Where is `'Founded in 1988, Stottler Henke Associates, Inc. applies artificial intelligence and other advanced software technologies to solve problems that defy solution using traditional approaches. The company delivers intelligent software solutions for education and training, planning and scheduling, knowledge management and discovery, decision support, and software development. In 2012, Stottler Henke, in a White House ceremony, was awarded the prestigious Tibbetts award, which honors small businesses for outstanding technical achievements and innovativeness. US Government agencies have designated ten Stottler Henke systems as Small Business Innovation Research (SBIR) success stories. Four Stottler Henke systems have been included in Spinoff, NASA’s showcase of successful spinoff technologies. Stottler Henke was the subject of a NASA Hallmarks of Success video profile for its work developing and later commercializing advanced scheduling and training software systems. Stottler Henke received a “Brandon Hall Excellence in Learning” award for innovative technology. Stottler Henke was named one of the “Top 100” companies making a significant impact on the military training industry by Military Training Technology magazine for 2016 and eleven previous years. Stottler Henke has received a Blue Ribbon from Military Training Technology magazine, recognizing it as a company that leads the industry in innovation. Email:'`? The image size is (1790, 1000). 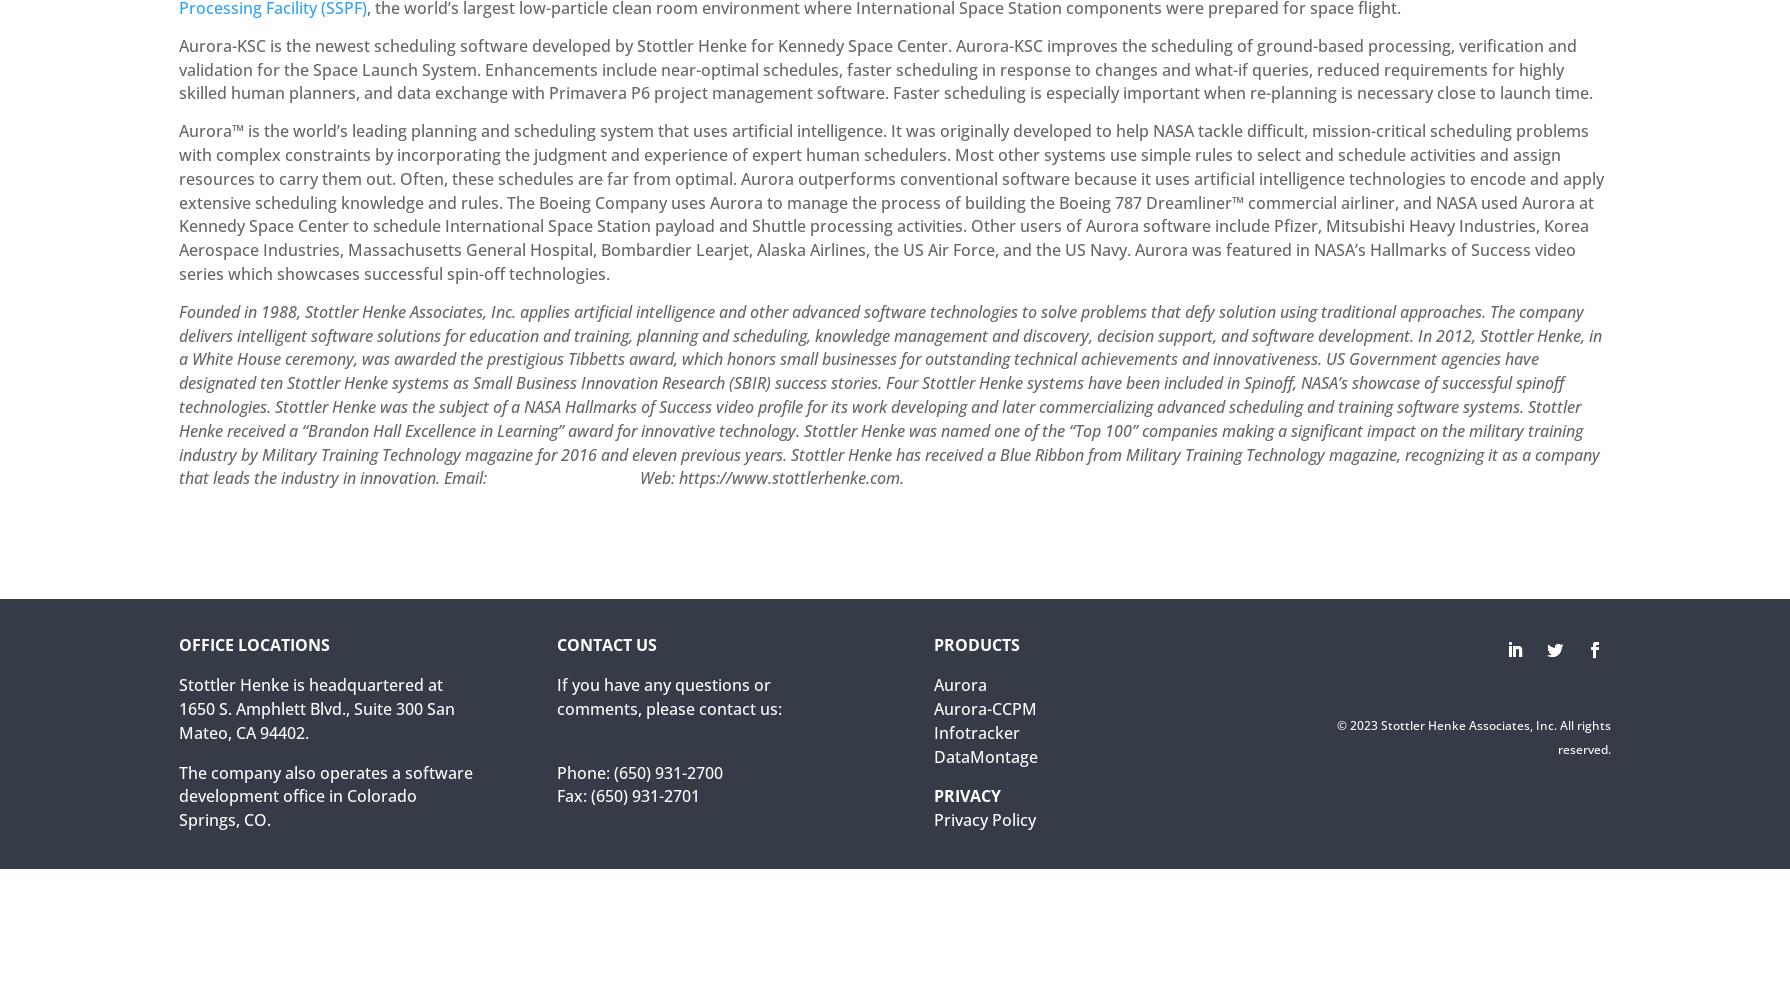
'Founded in 1988, Stottler Henke Associates, Inc. applies artificial intelligence and other advanced software technologies to solve problems that defy solution using traditional approaches. The company delivers intelligent software solutions for education and training, planning and scheduling, knowledge management and discovery, decision support, and software development. In 2012, Stottler Henke, in a White House ceremony, was awarded the prestigious Tibbetts award, which honors small businesses for outstanding technical achievements and innovativeness. US Government agencies have designated ten Stottler Henke systems as Small Business Innovation Research (SBIR) success stories. Four Stottler Henke systems have been included in Spinoff, NASA’s showcase of successful spinoff technologies. Stottler Henke was the subject of a NASA Hallmarks of Success video profile for its work developing and later commercializing advanced scheduling and training software systems. Stottler Henke received a “Brandon Hall Excellence in Learning” award for innovative technology. Stottler Henke was named one of the “Top 100” companies making a significant impact on the military training industry by Military Training Technology magazine for 2016 and eleven previous years. Stottler Henke has received a Blue Ribbon from Military Training Technology magazine, recognizing it as a company that leads the industry in innovation. Email:' is located at coordinates (179, 394).